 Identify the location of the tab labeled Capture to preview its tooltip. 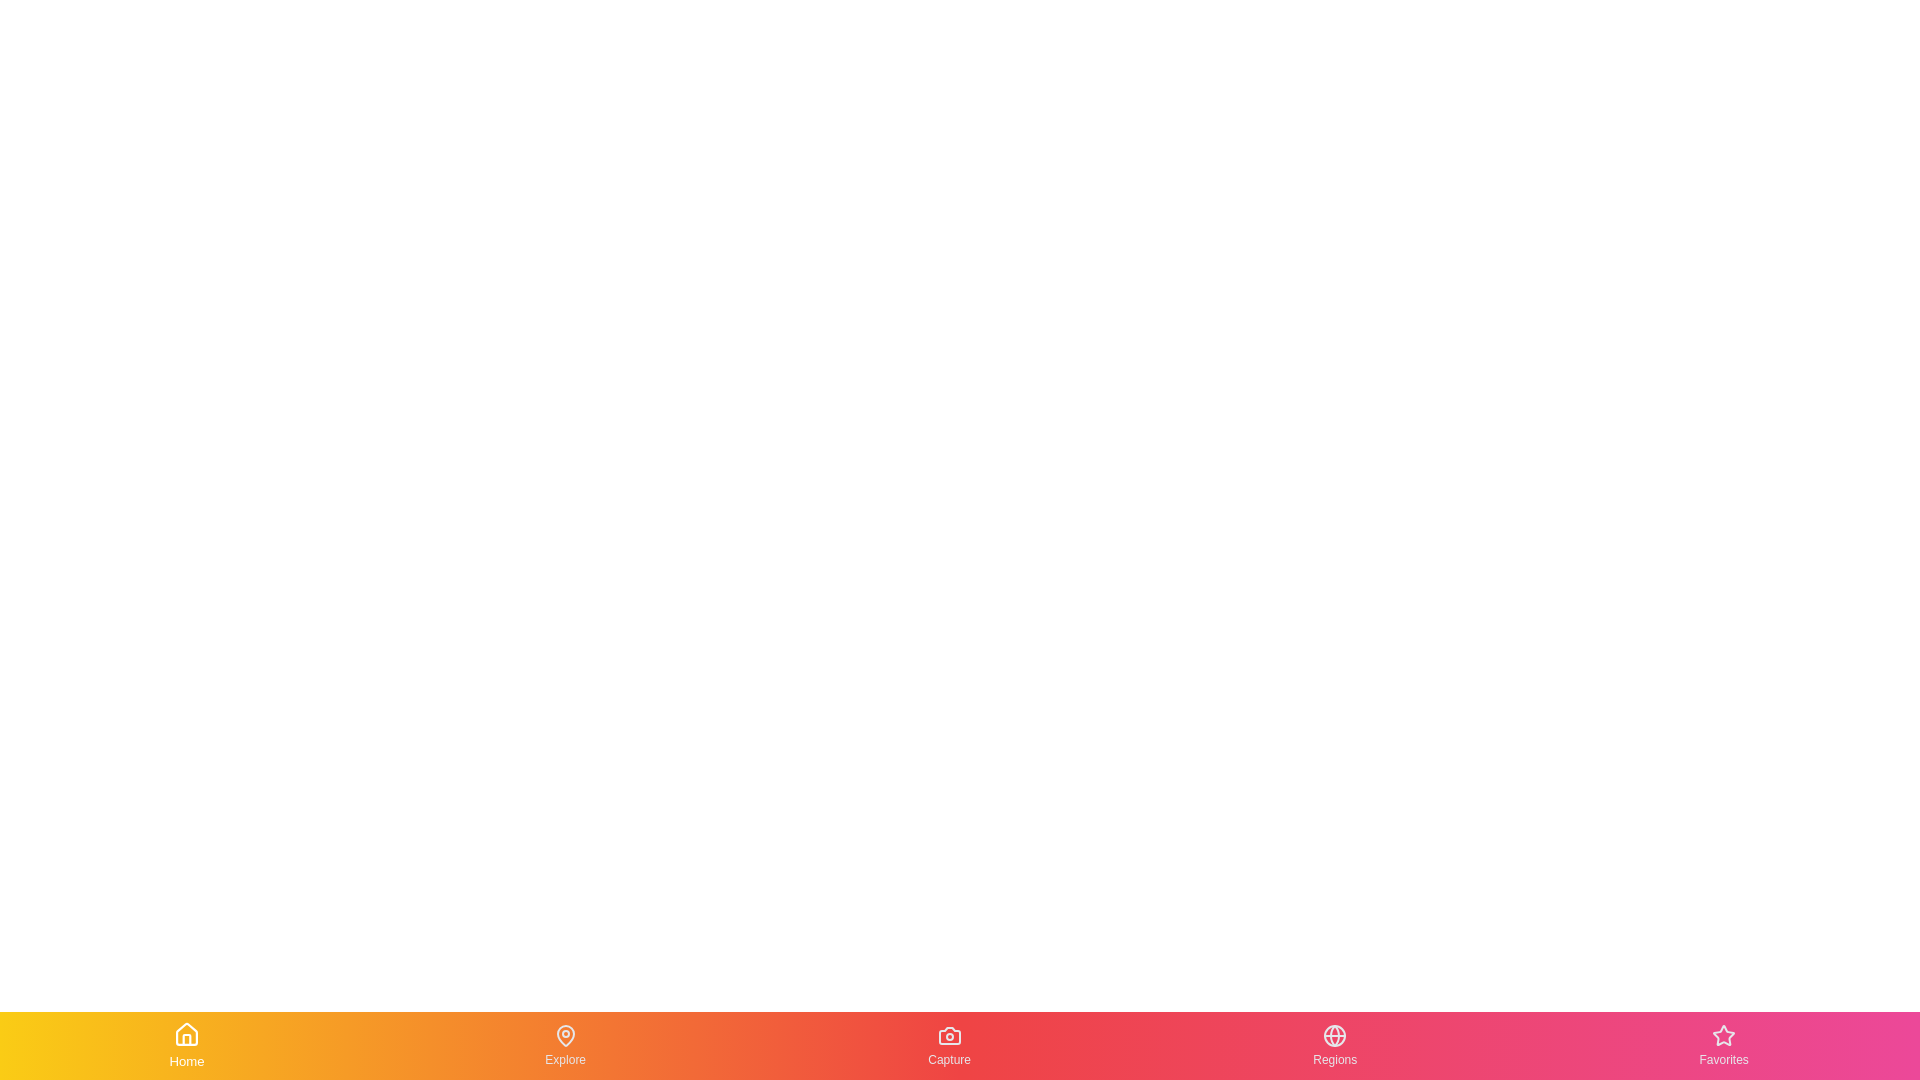
(949, 1044).